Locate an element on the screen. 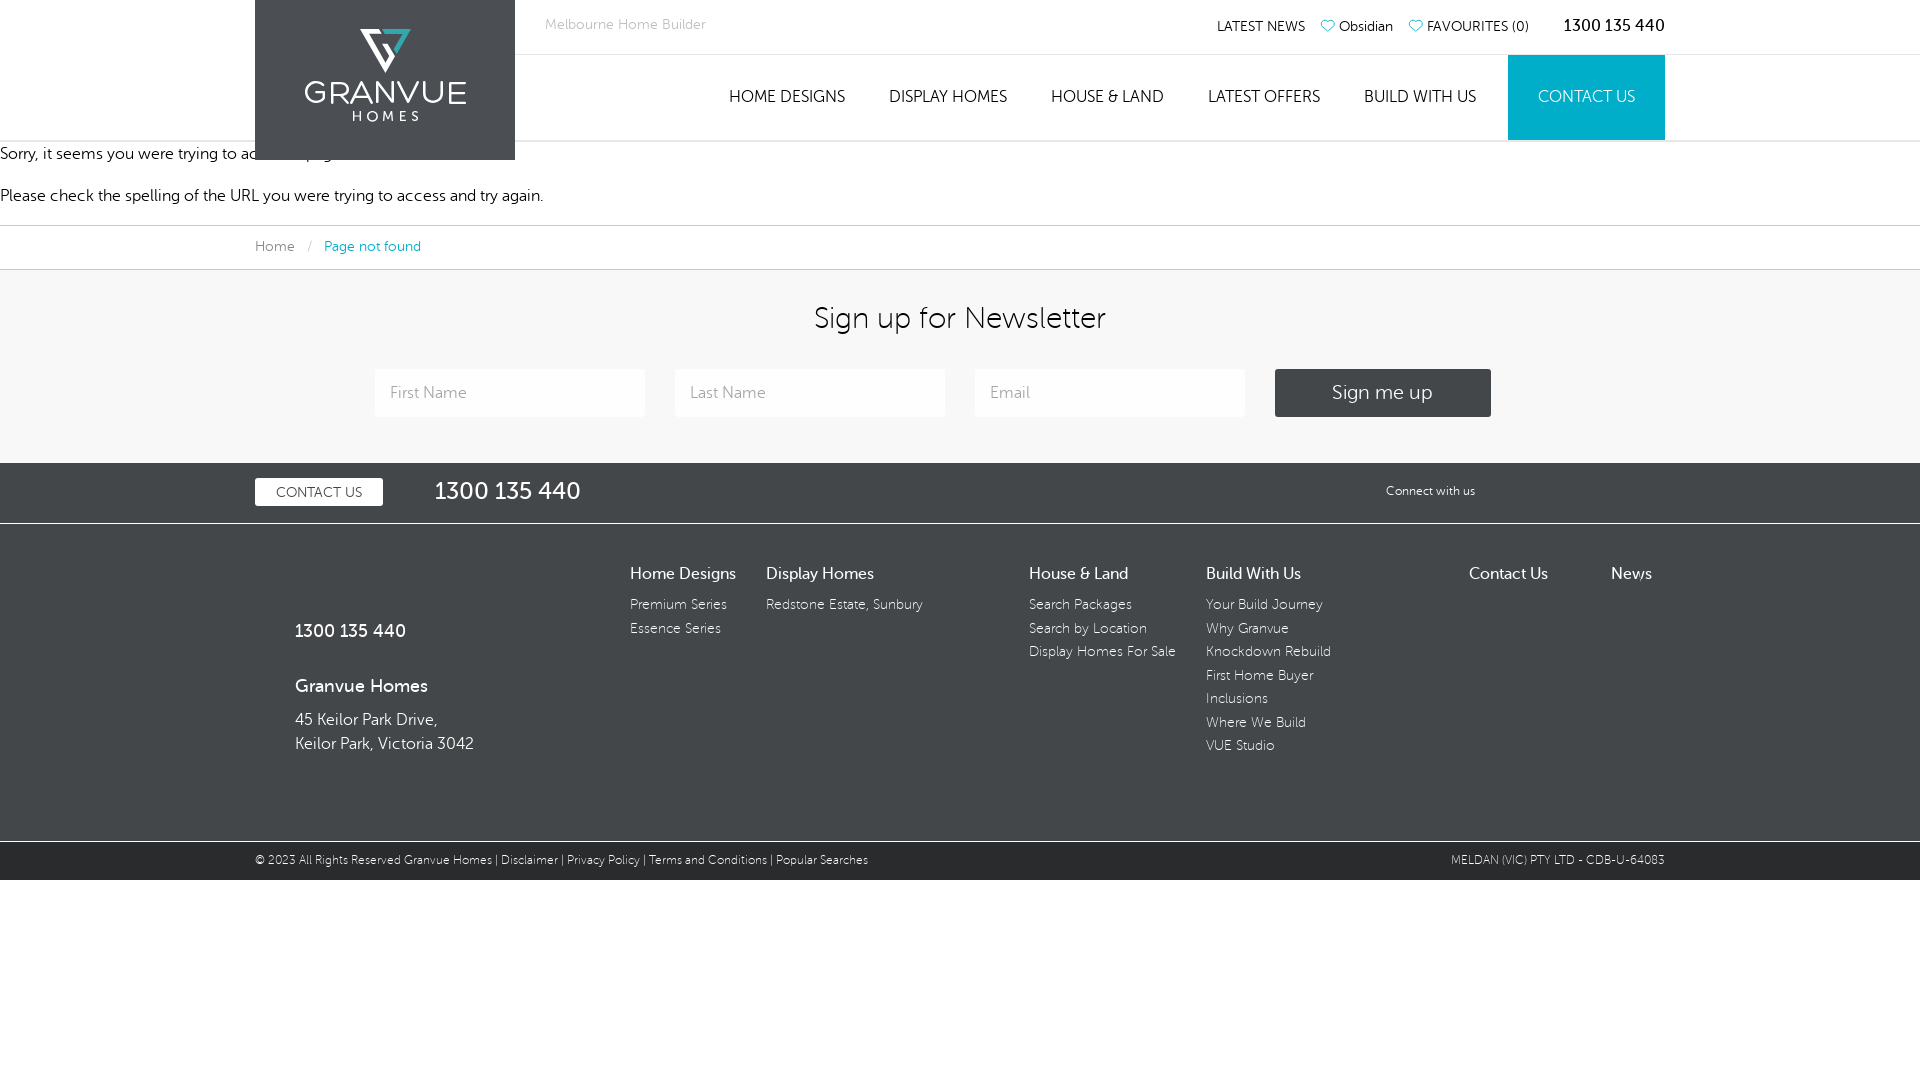  'BUILD WITH US' is located at coordinates (1419, 97).